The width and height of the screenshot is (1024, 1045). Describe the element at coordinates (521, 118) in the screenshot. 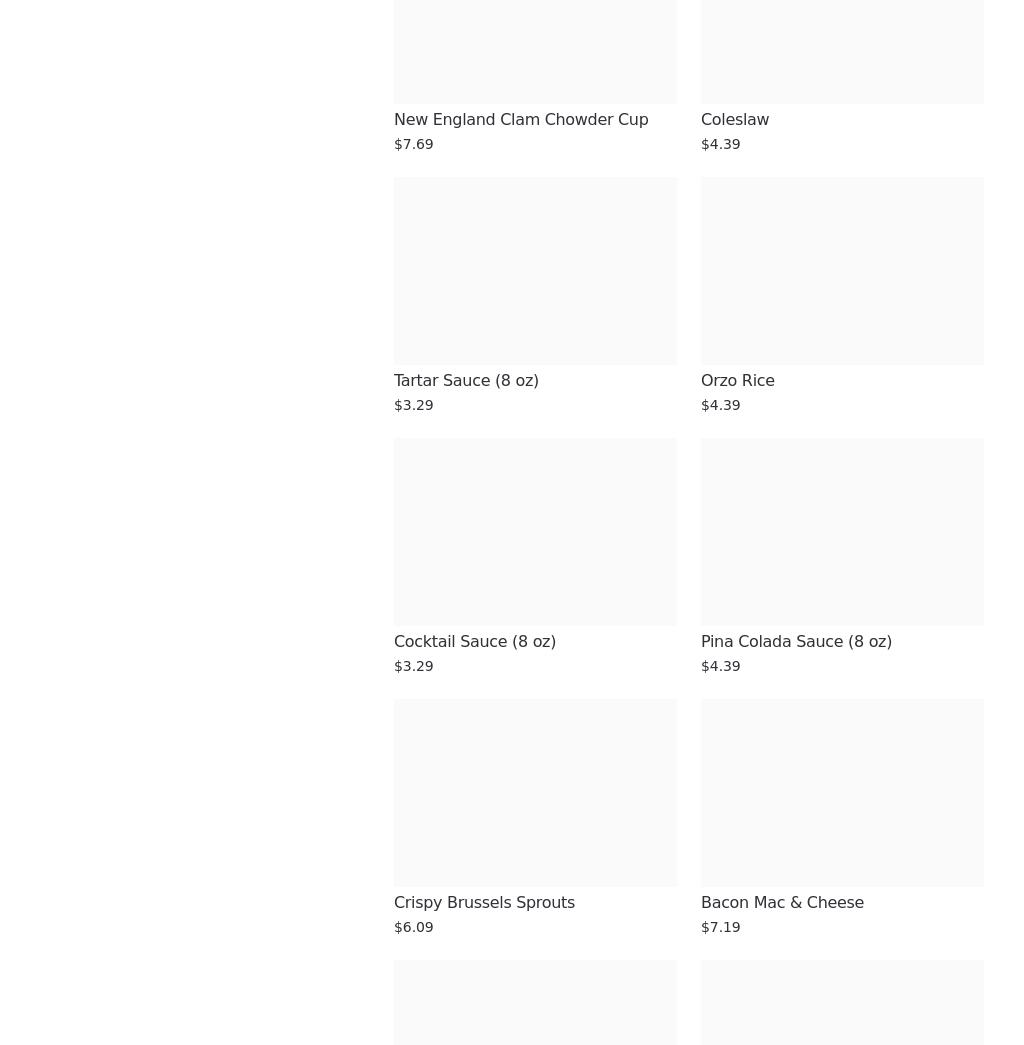

I see `'New England Clam Chowder Cup'` at that location.